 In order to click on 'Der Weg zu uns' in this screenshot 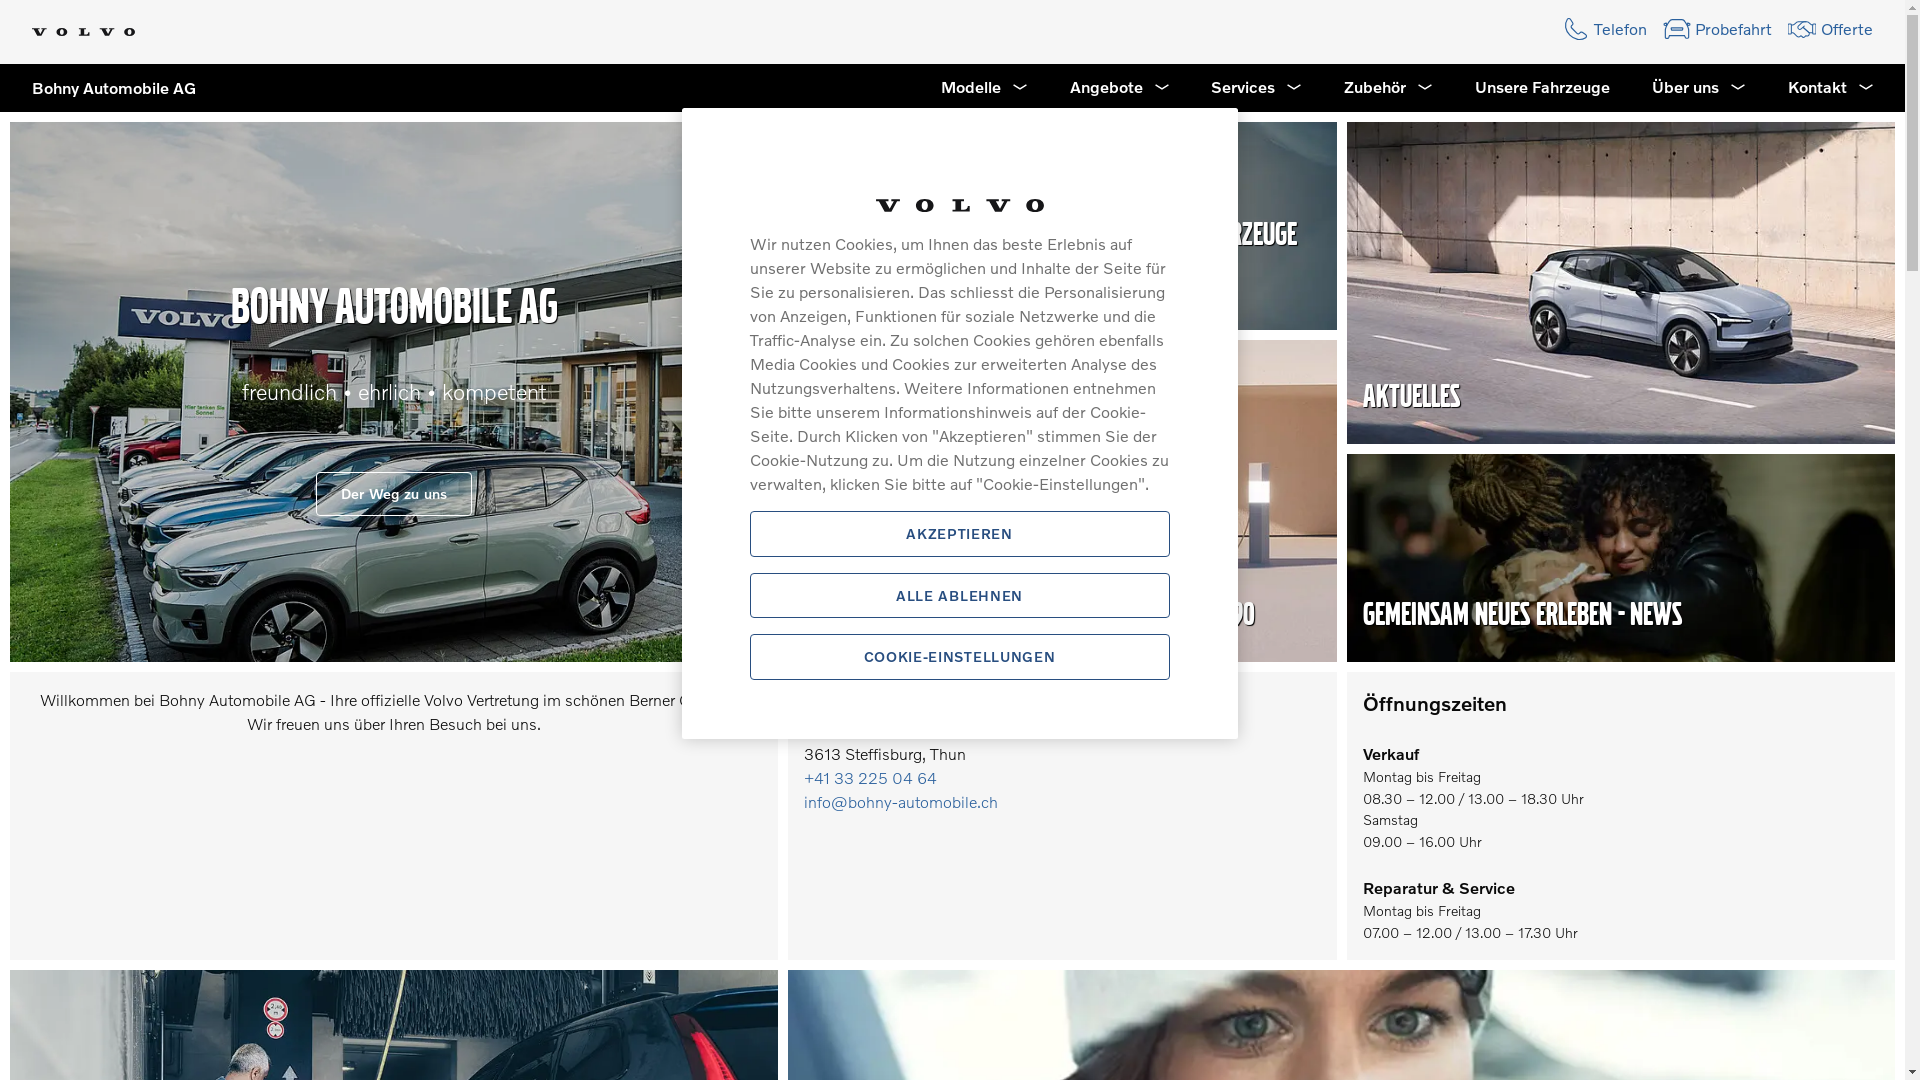, I will do `click(315, 493)`.